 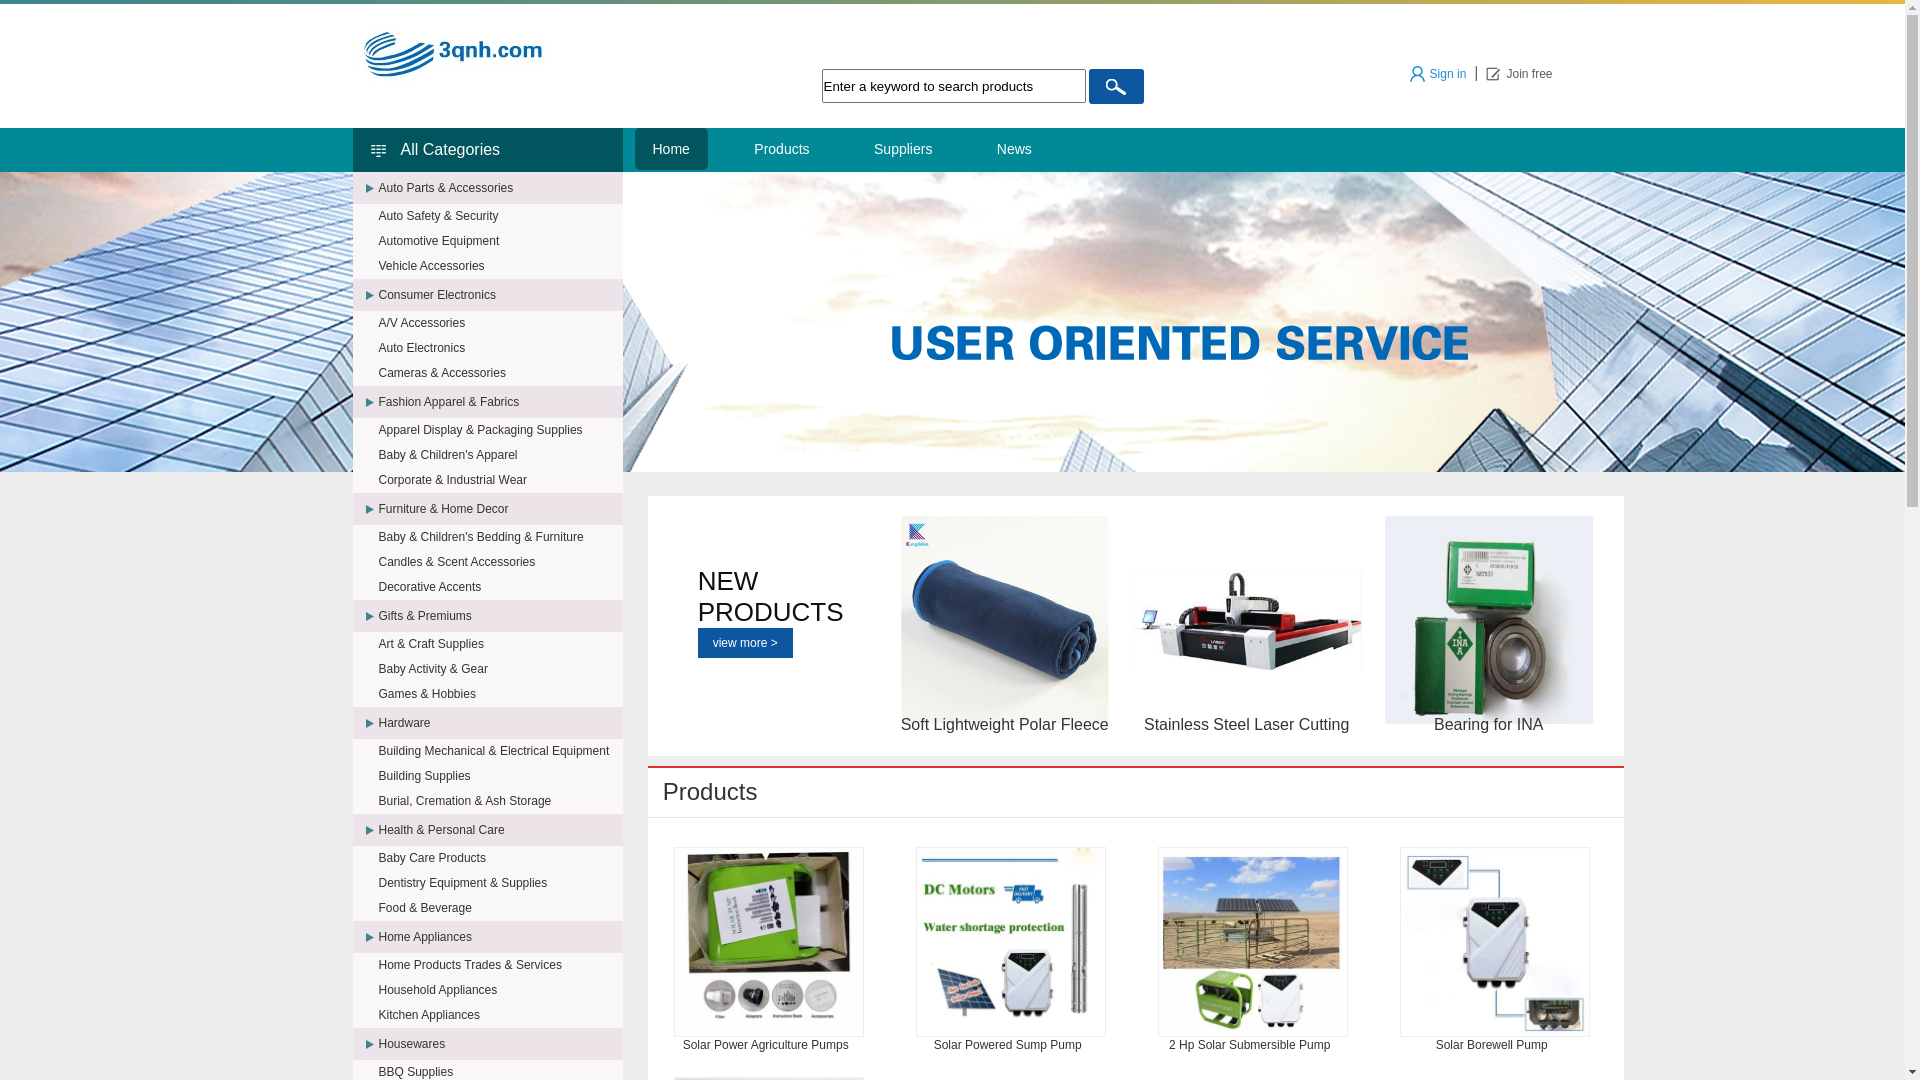 I want to click on 'Baby & Children's Bedding & Furniture', so click(x=499, y=535).